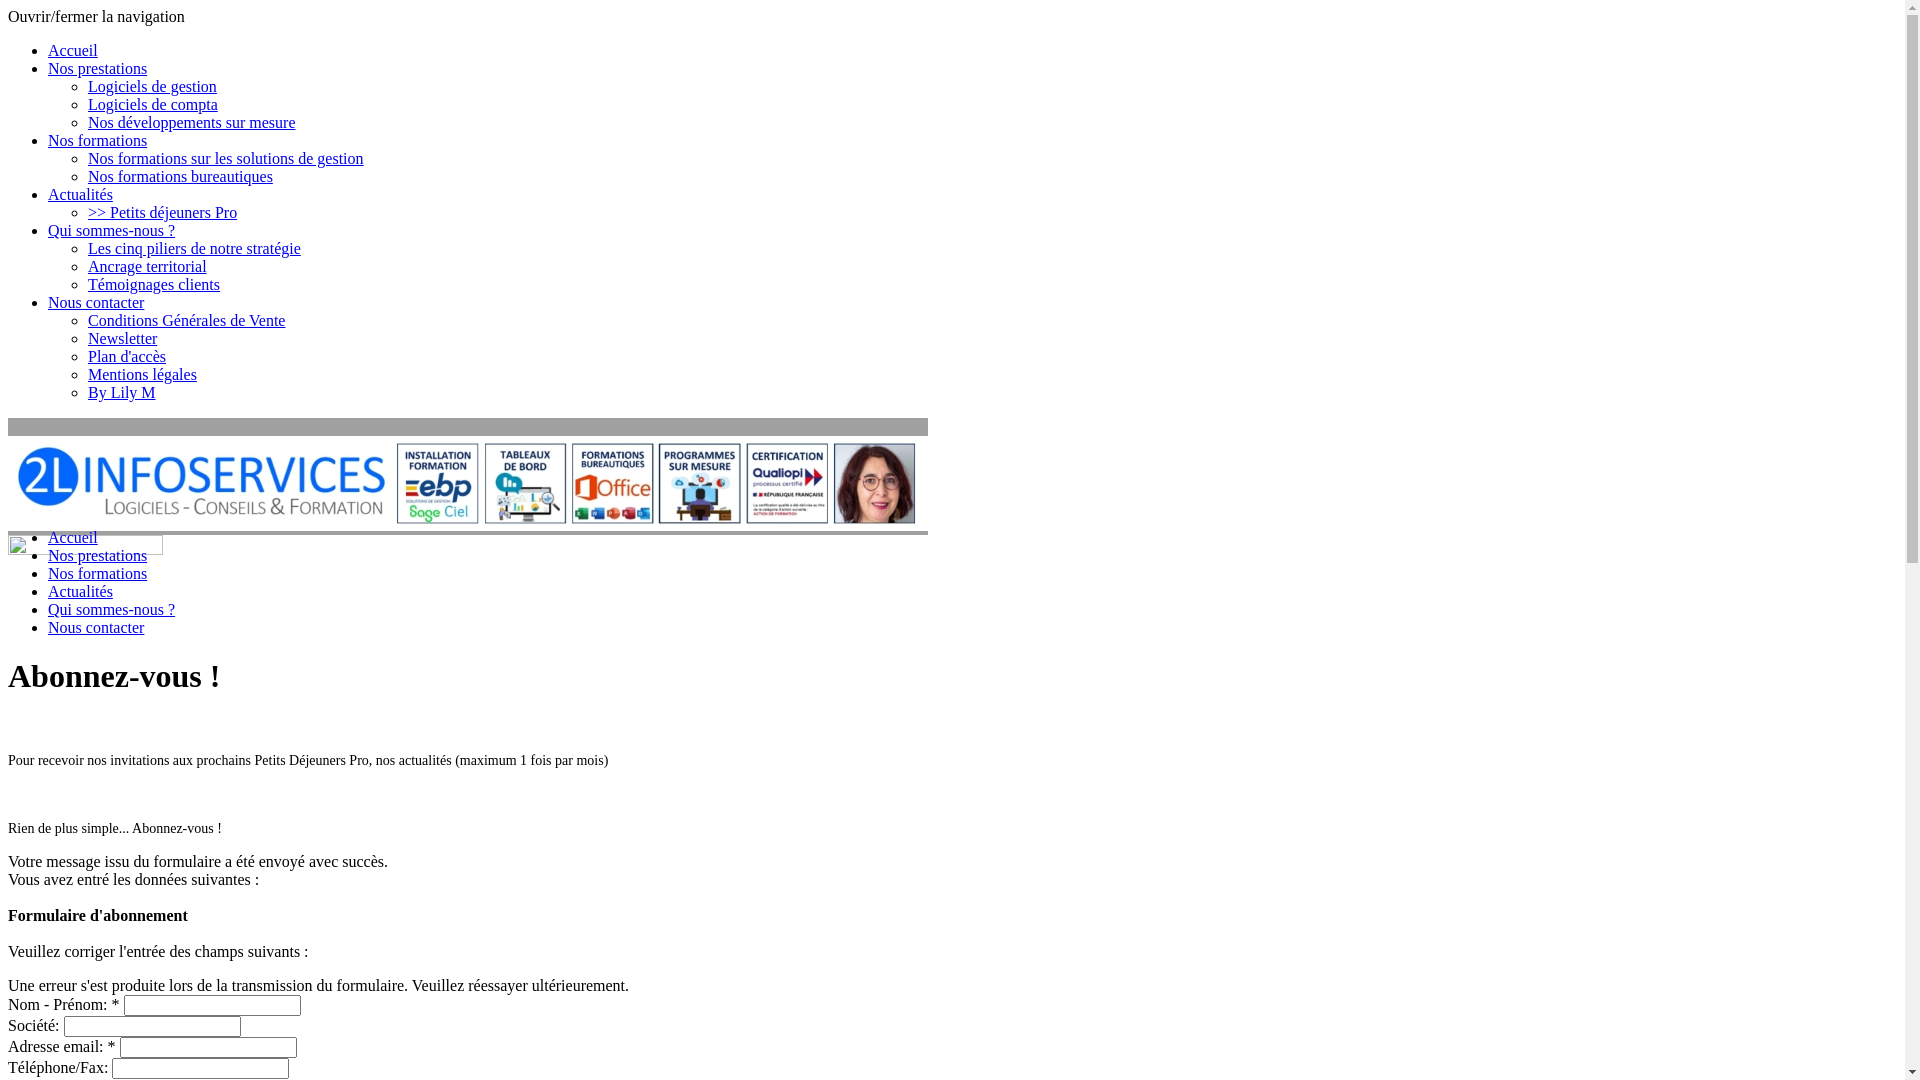 This screenshot has width=1920, height=1080. I want to click on 'Ouvrir/fermer la navigation', so click(95, 16).